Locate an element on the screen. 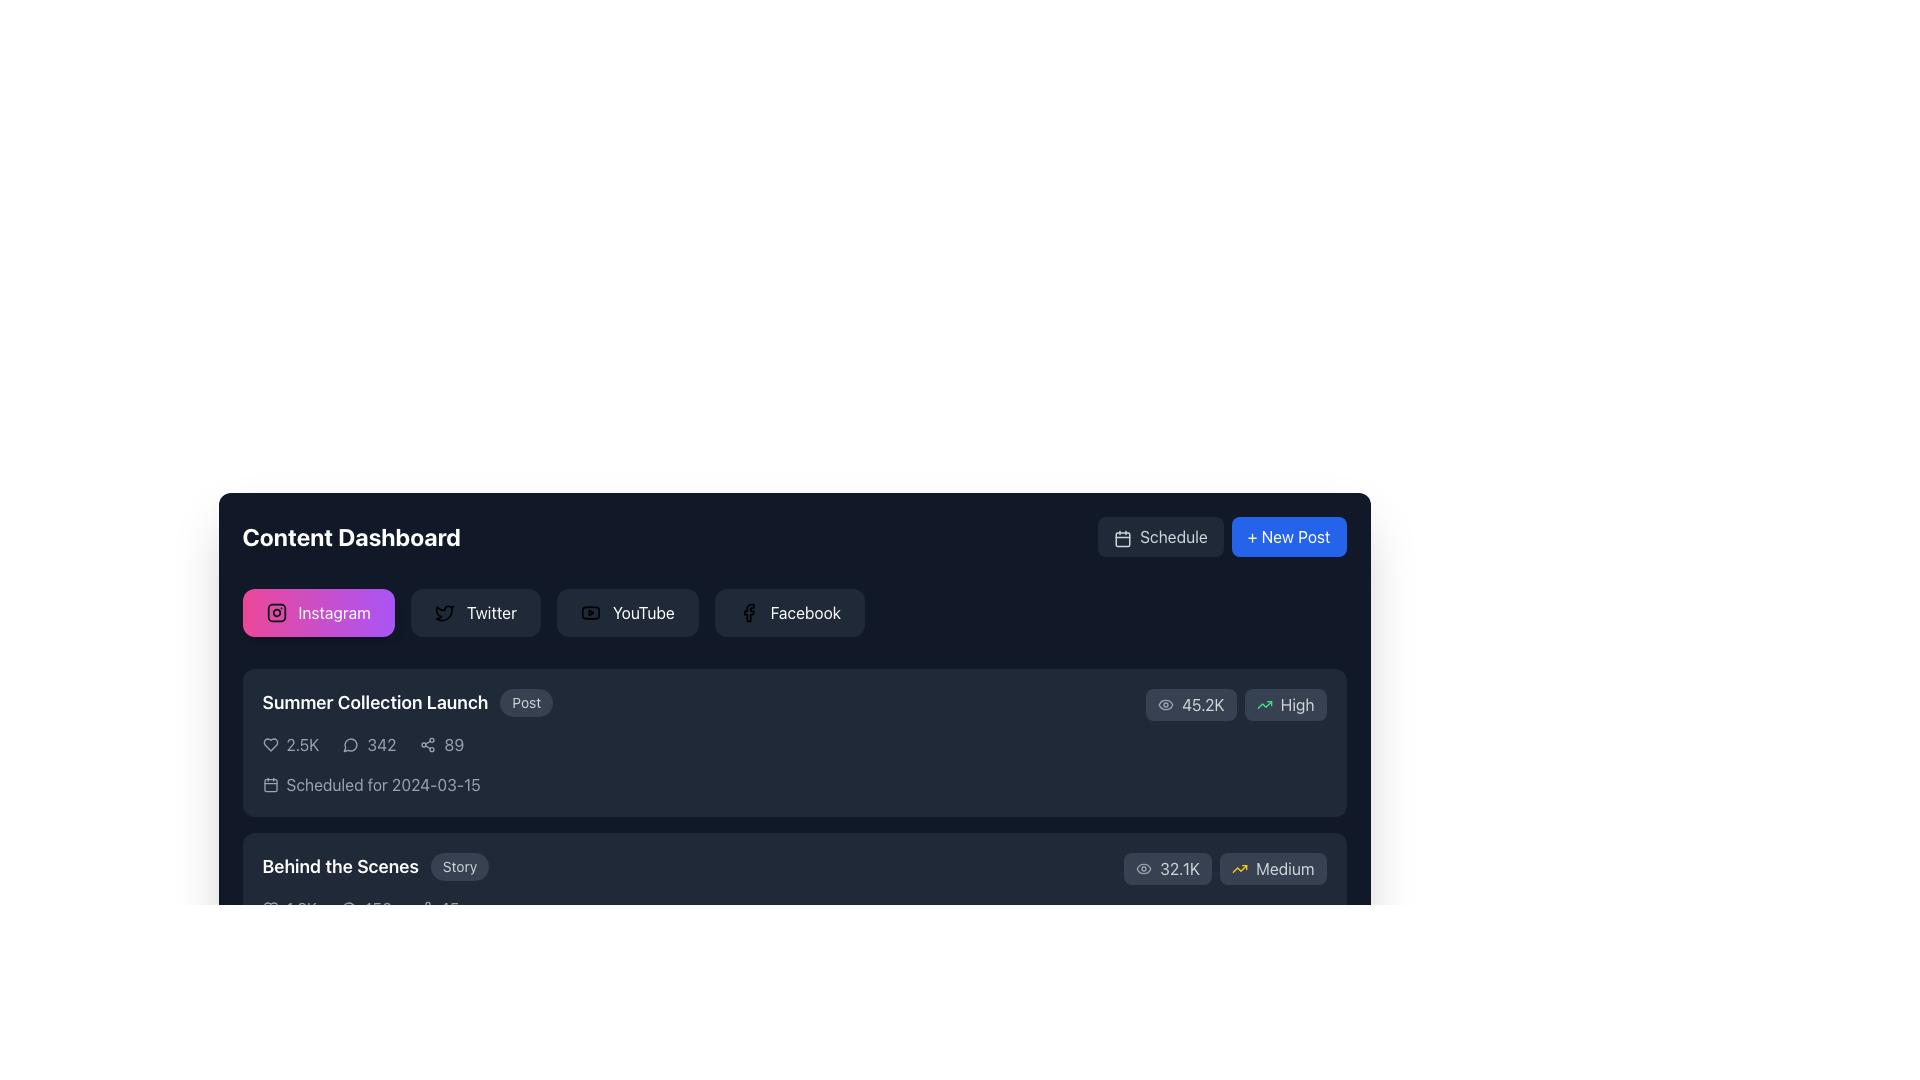  the rectangular button labeled 'YouTube' with a dark gray background and white text is located at coordinates (626, 612).